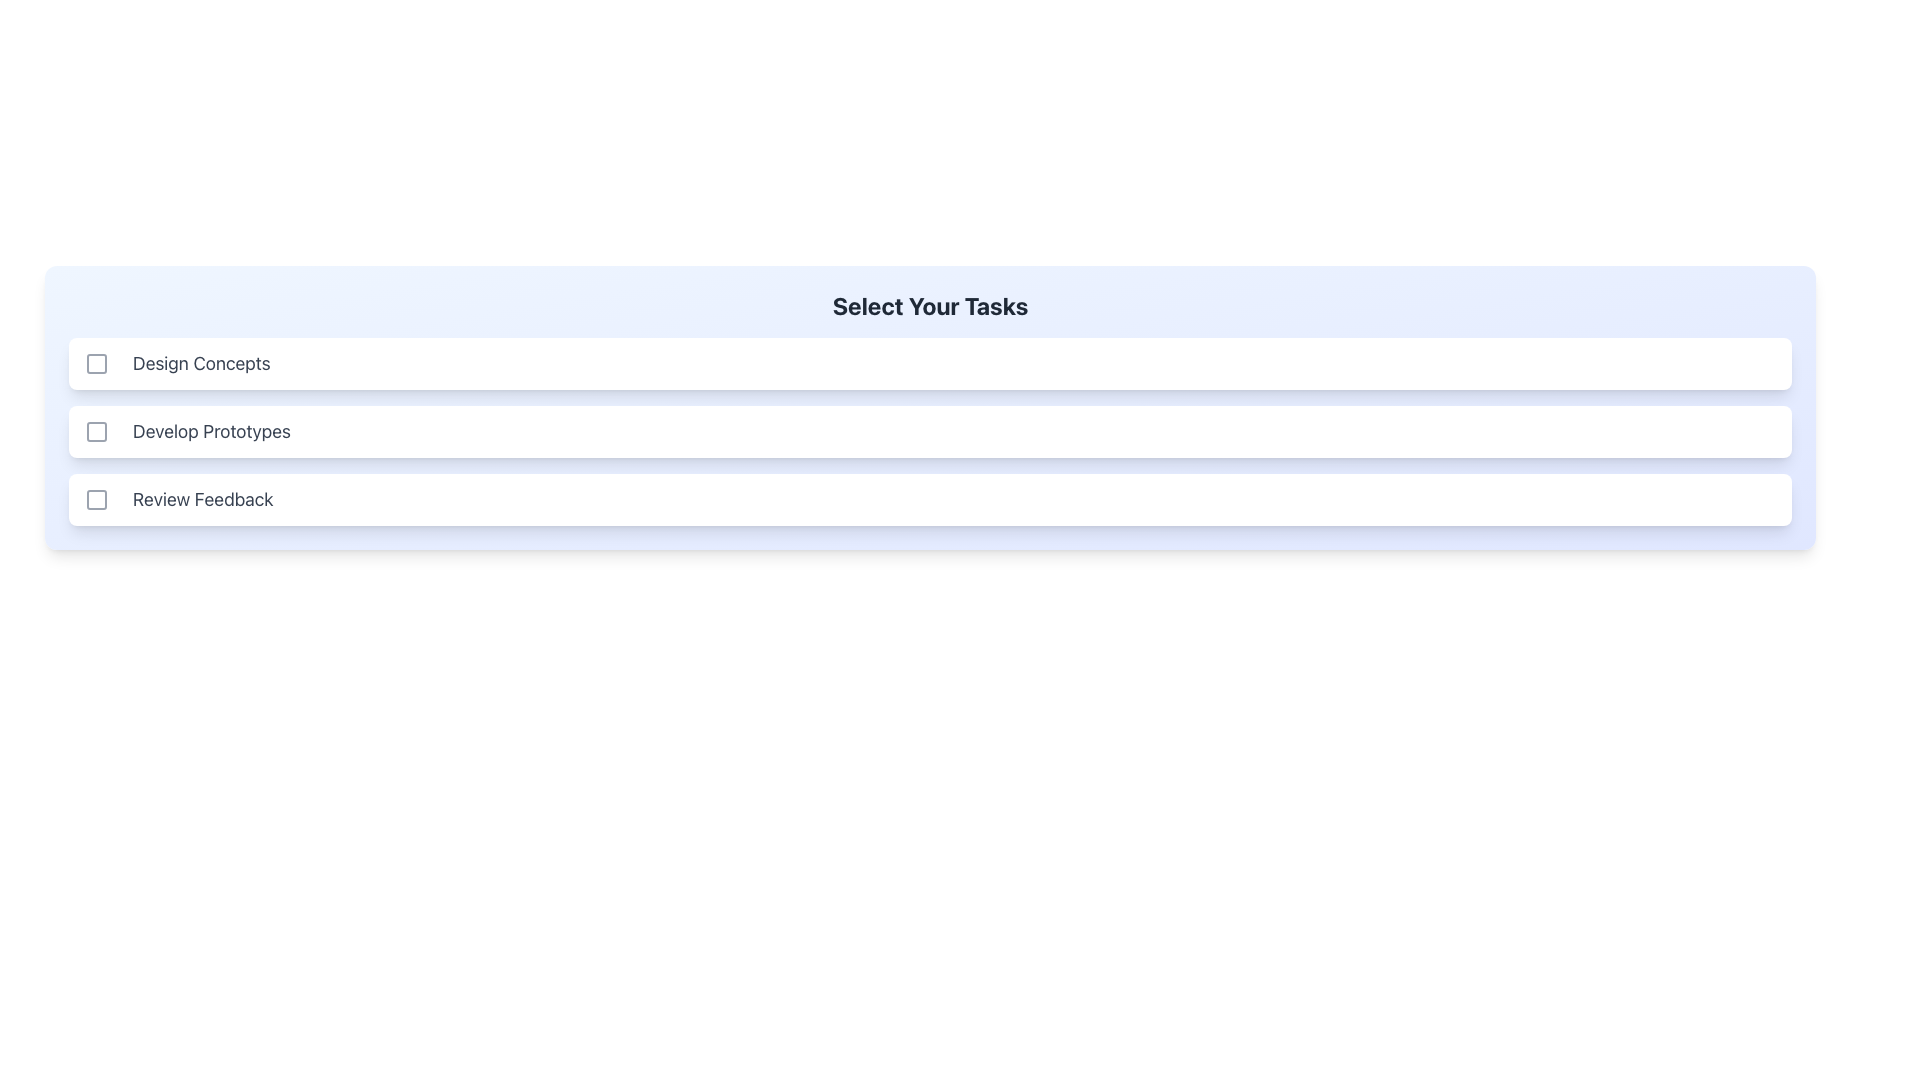 This screenshot has width=1920, height=1080. What do you see at coordinates (929, 431) in the screenshot?
I see `the task item labeled 'Develop Prototypes', which is styled with a white background, rounded corners, and a shadow effect` at bounding box center [929, 431].